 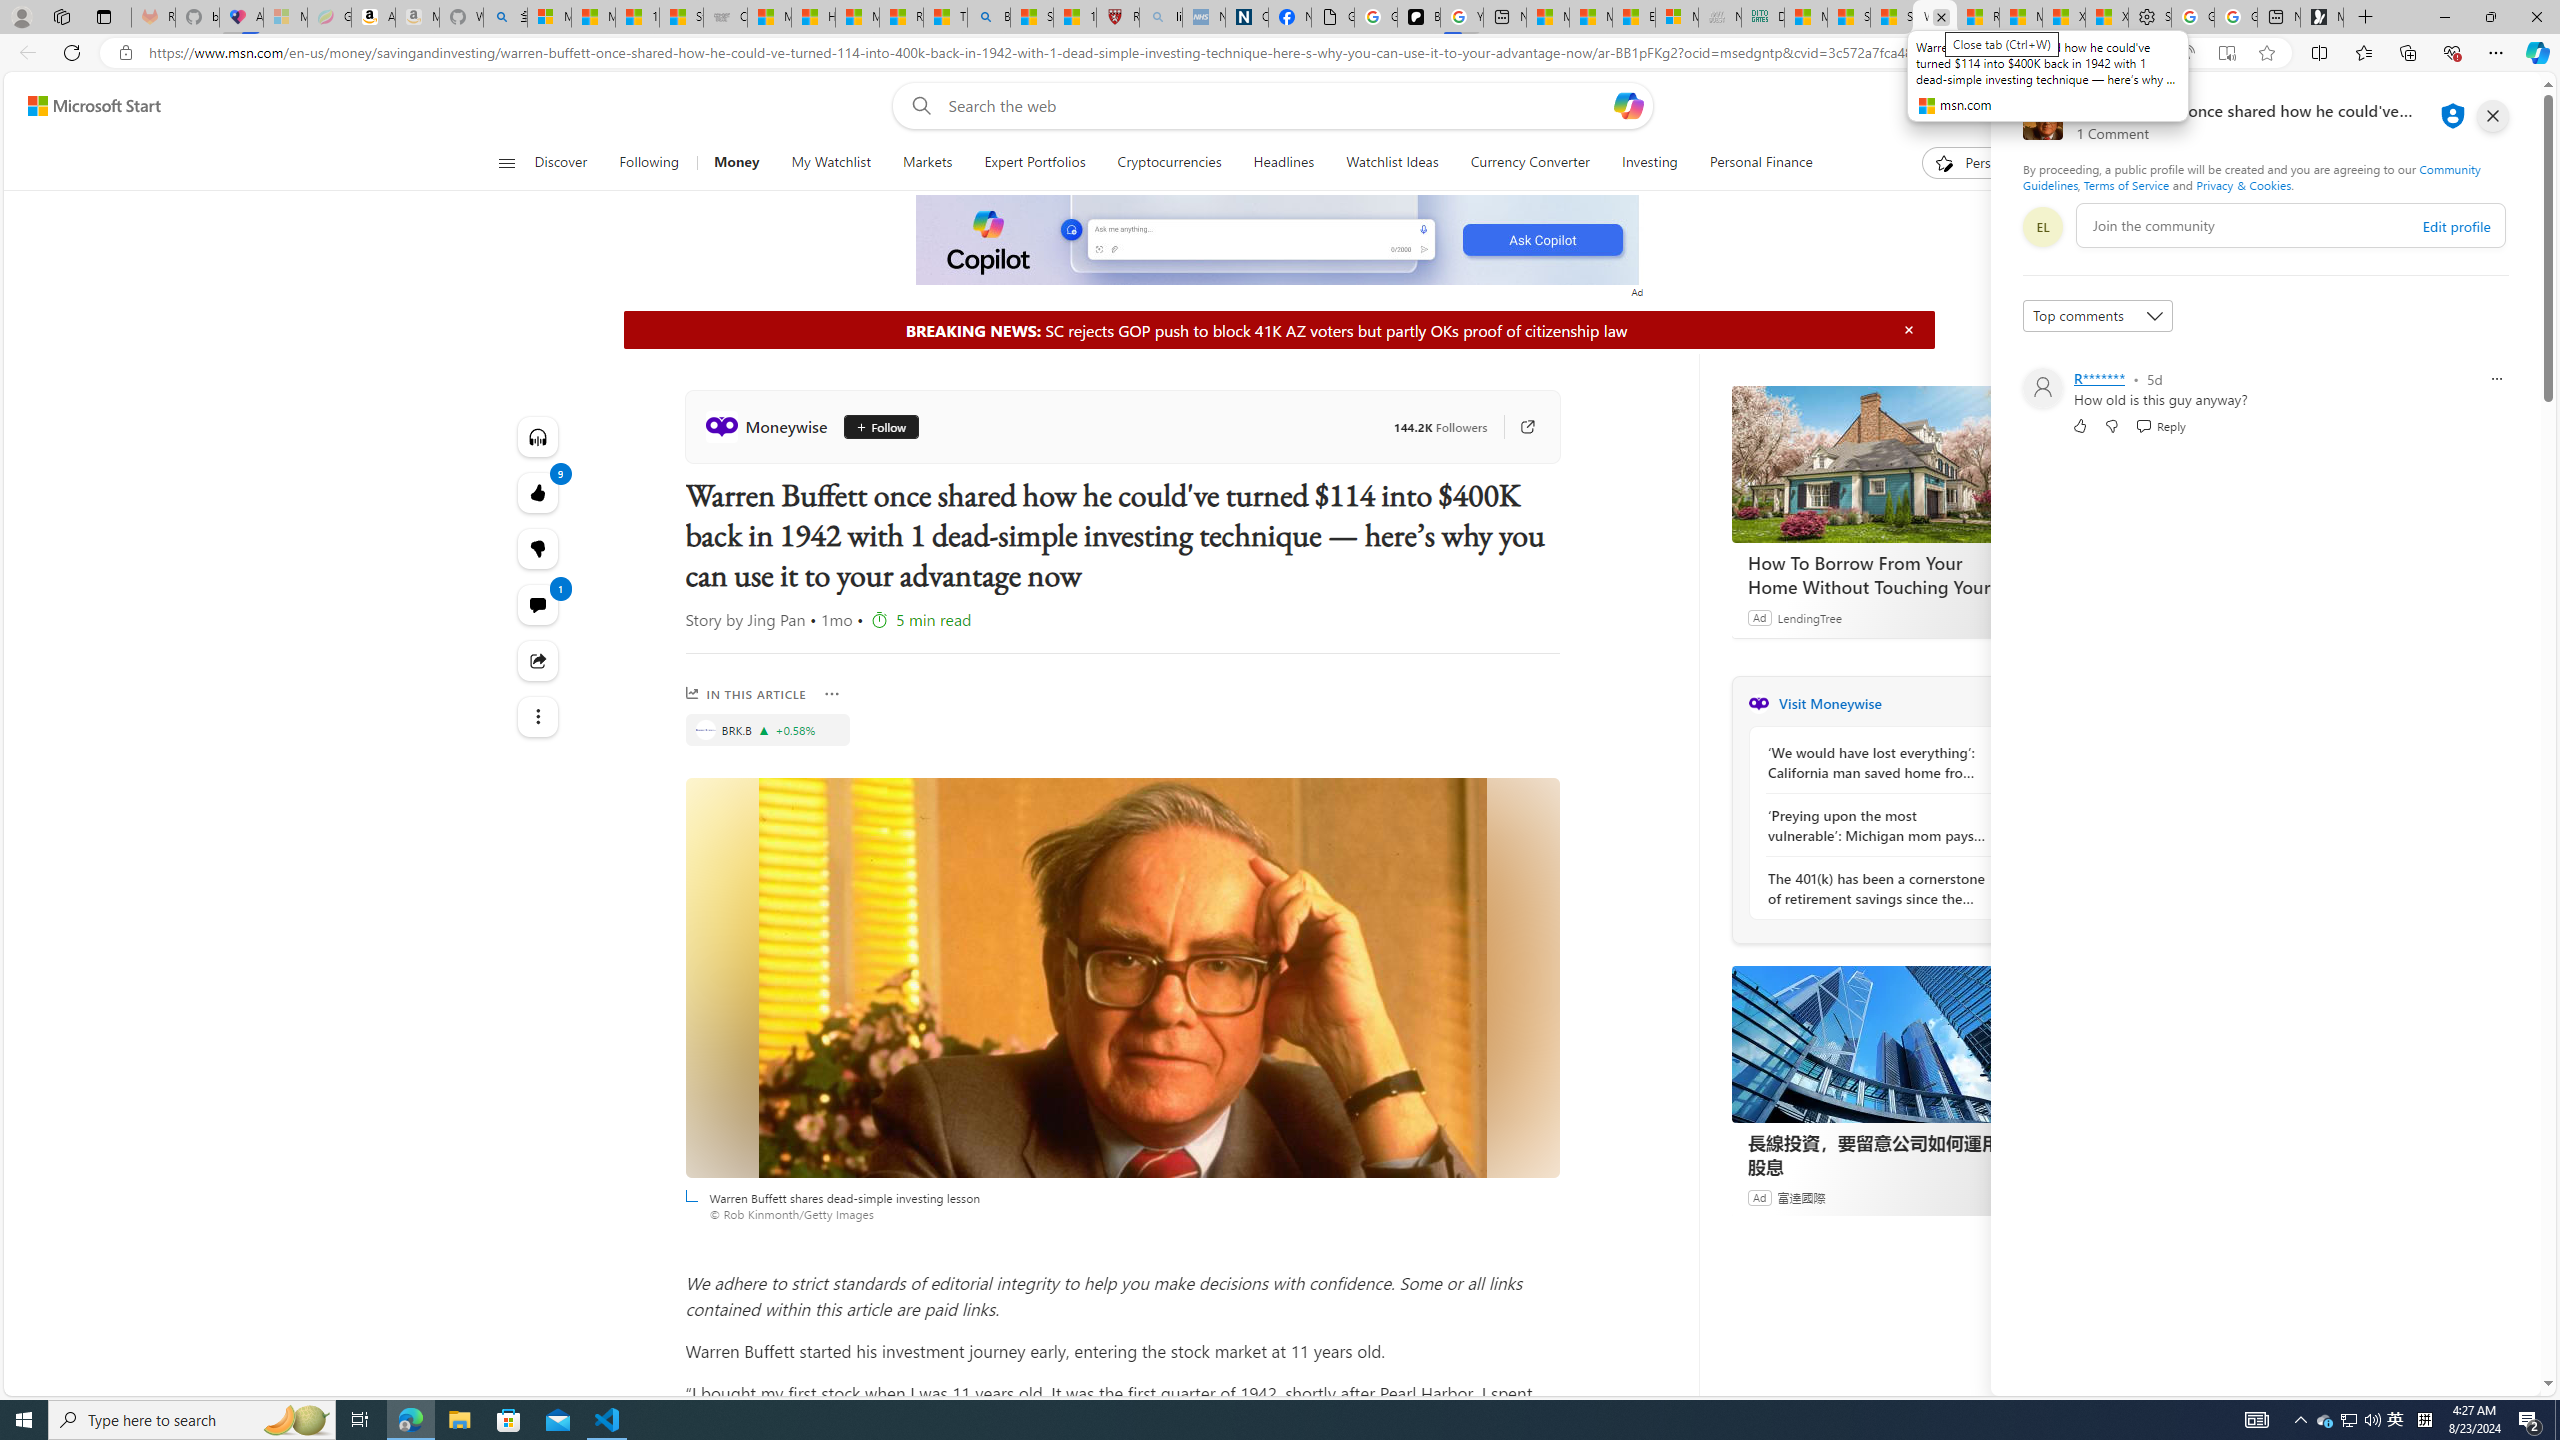 I want to click on 'Markets', so click(x=925, y=162).